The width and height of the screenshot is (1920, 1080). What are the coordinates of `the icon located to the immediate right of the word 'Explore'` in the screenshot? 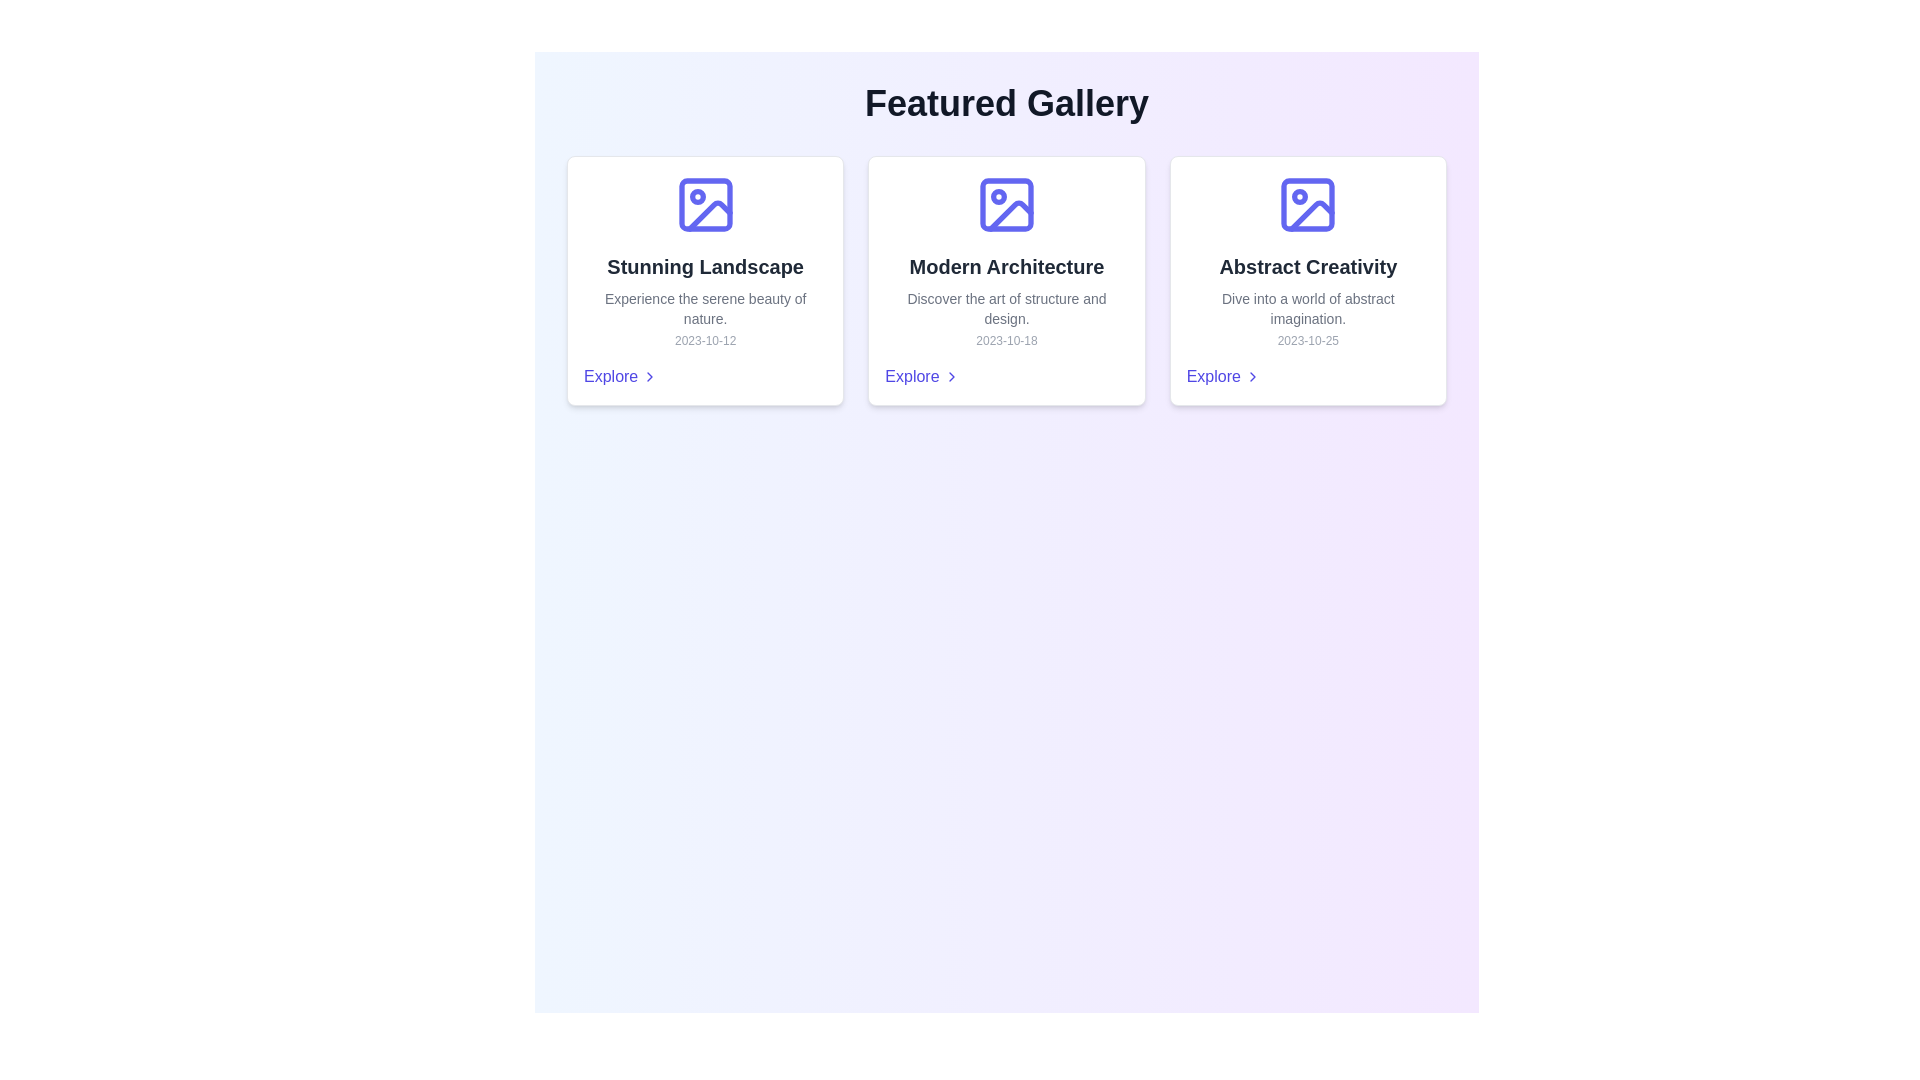 It's located at (950, 377).